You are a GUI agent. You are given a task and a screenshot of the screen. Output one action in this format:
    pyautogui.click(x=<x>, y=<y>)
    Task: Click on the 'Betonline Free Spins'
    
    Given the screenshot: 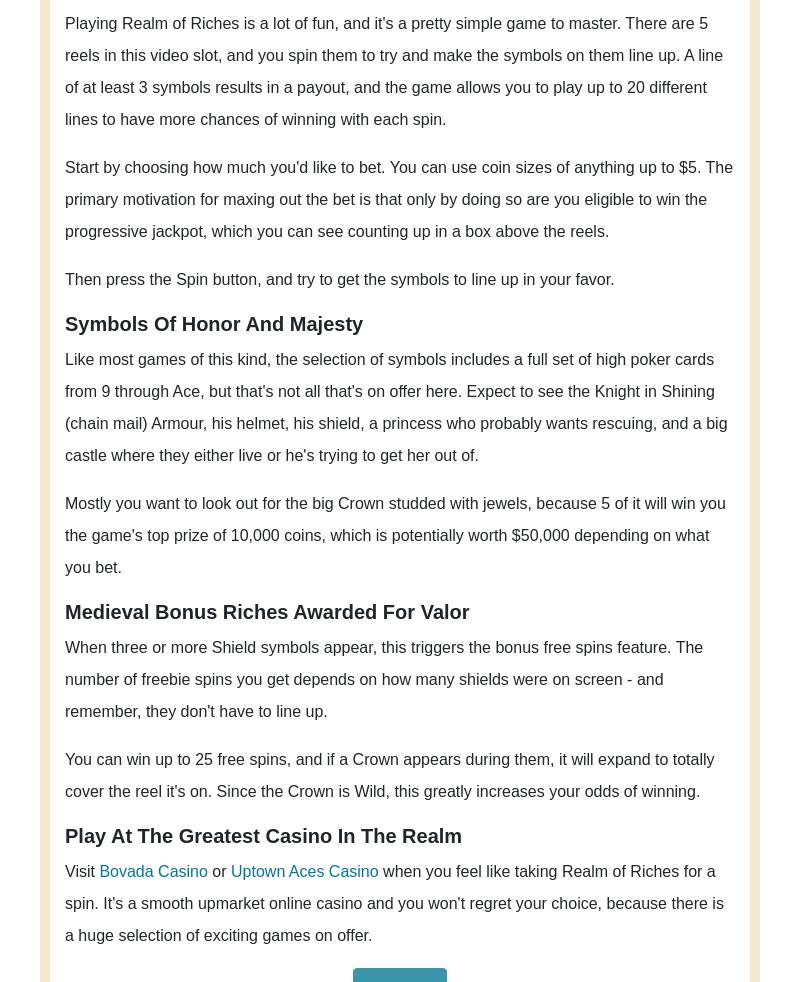 What is the action you would take?
    pyautogui.click(x=328, y=933)
    